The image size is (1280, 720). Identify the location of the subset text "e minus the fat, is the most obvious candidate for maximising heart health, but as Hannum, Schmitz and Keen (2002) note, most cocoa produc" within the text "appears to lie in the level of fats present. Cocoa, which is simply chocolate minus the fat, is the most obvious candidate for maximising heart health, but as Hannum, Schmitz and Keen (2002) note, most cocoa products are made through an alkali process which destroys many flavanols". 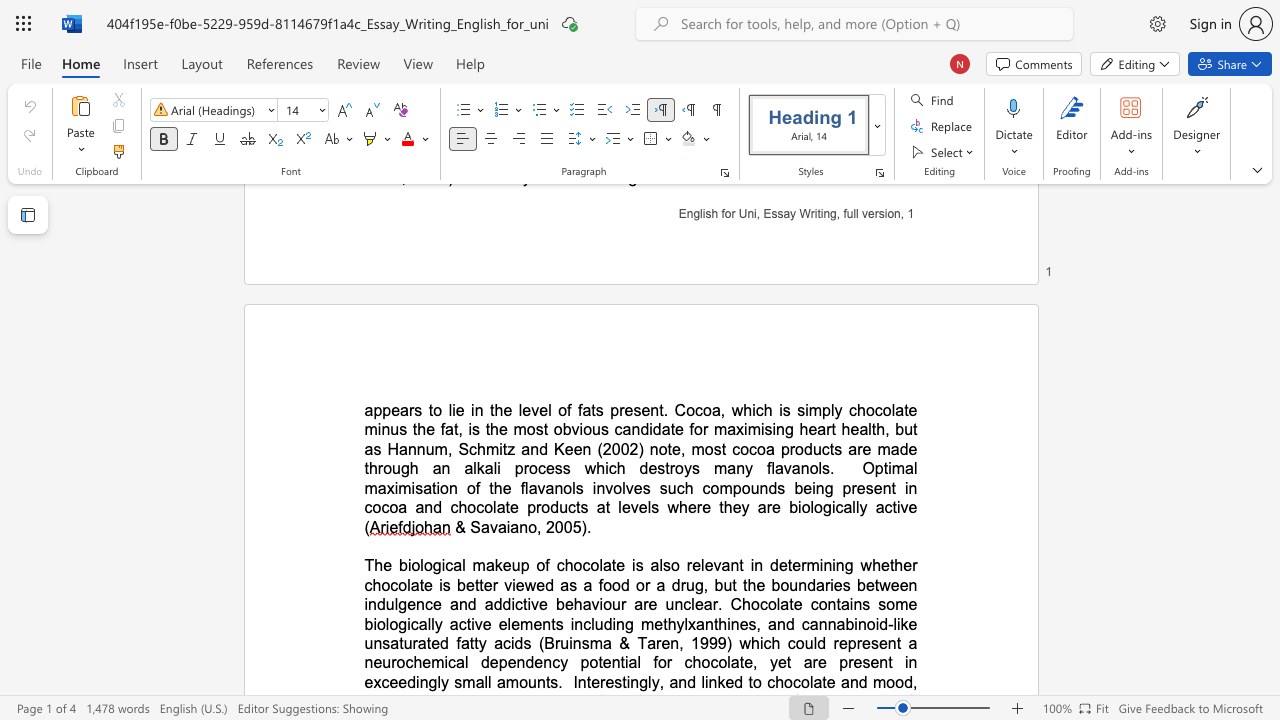
(907, 409).